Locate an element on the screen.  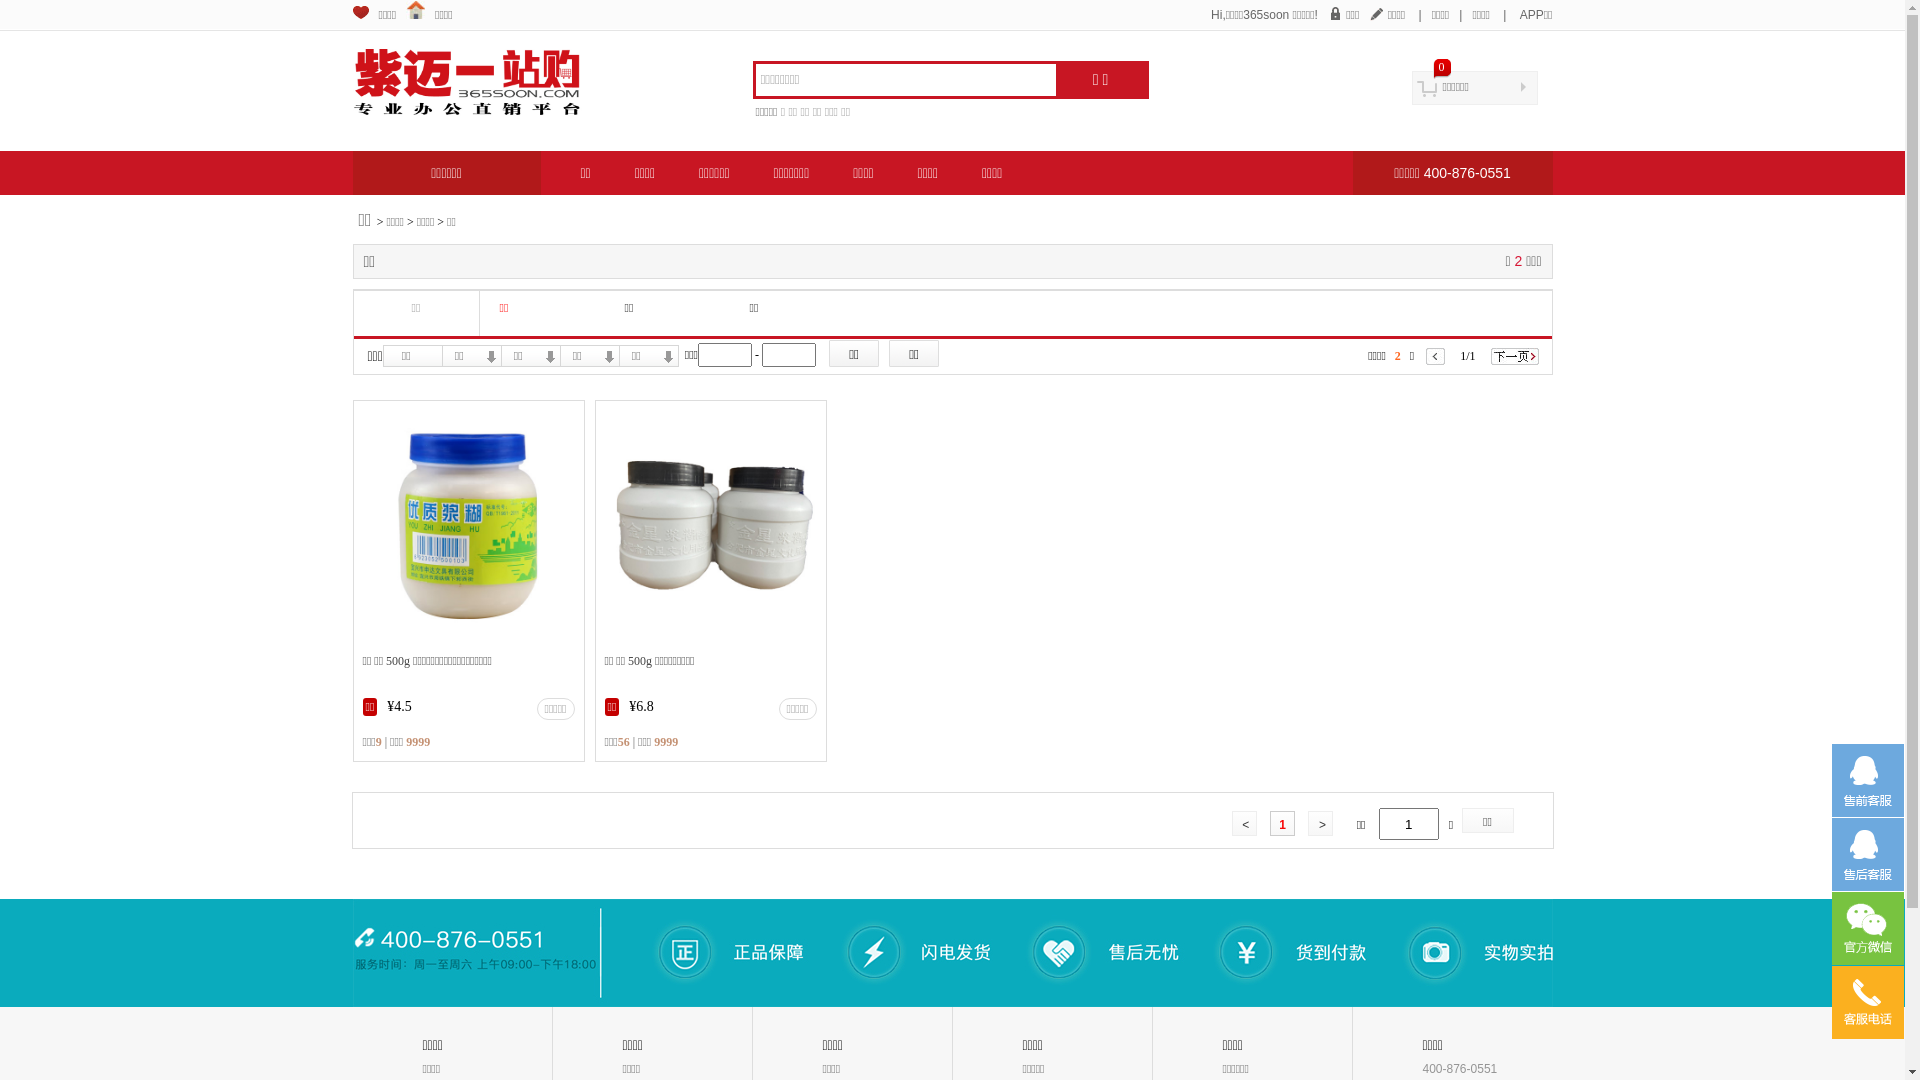
' >' is located at coordinates (1320, 822).